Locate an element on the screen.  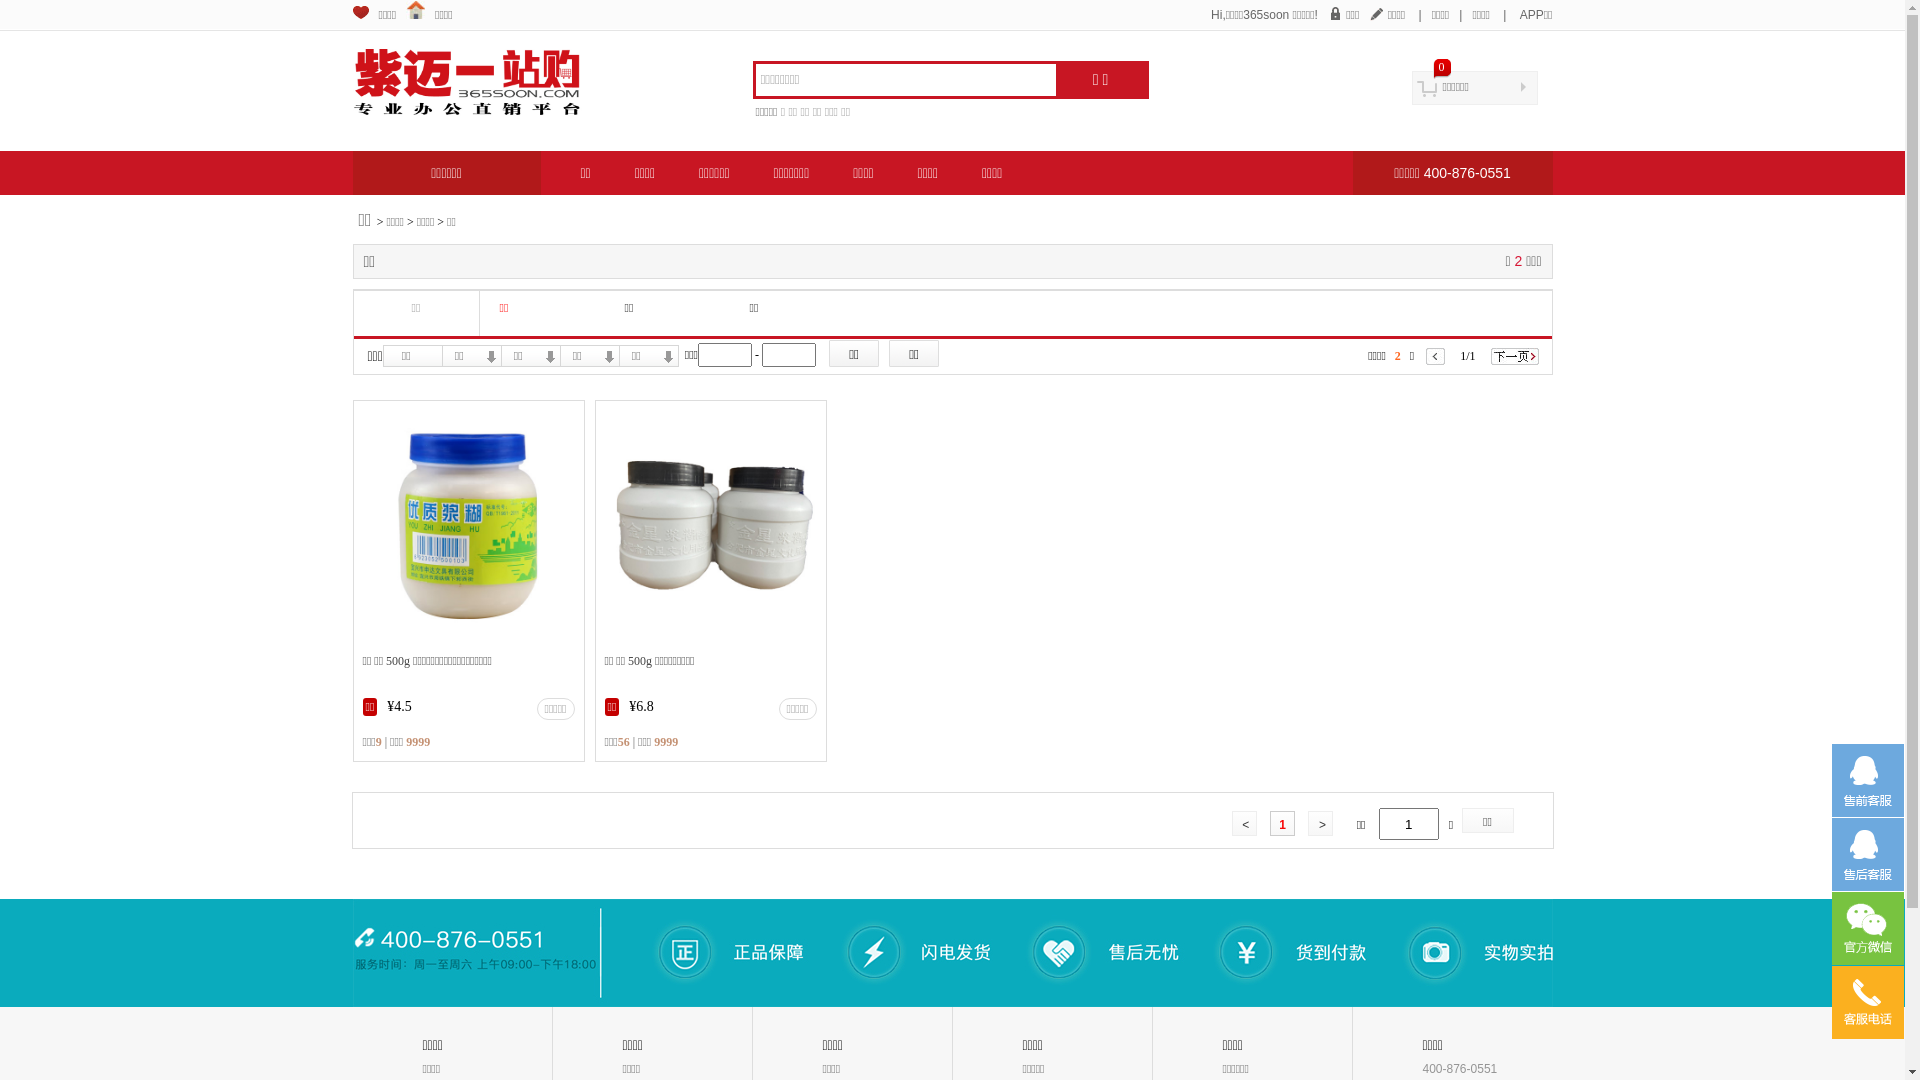
' >' is located at coordinates (1320, 822).